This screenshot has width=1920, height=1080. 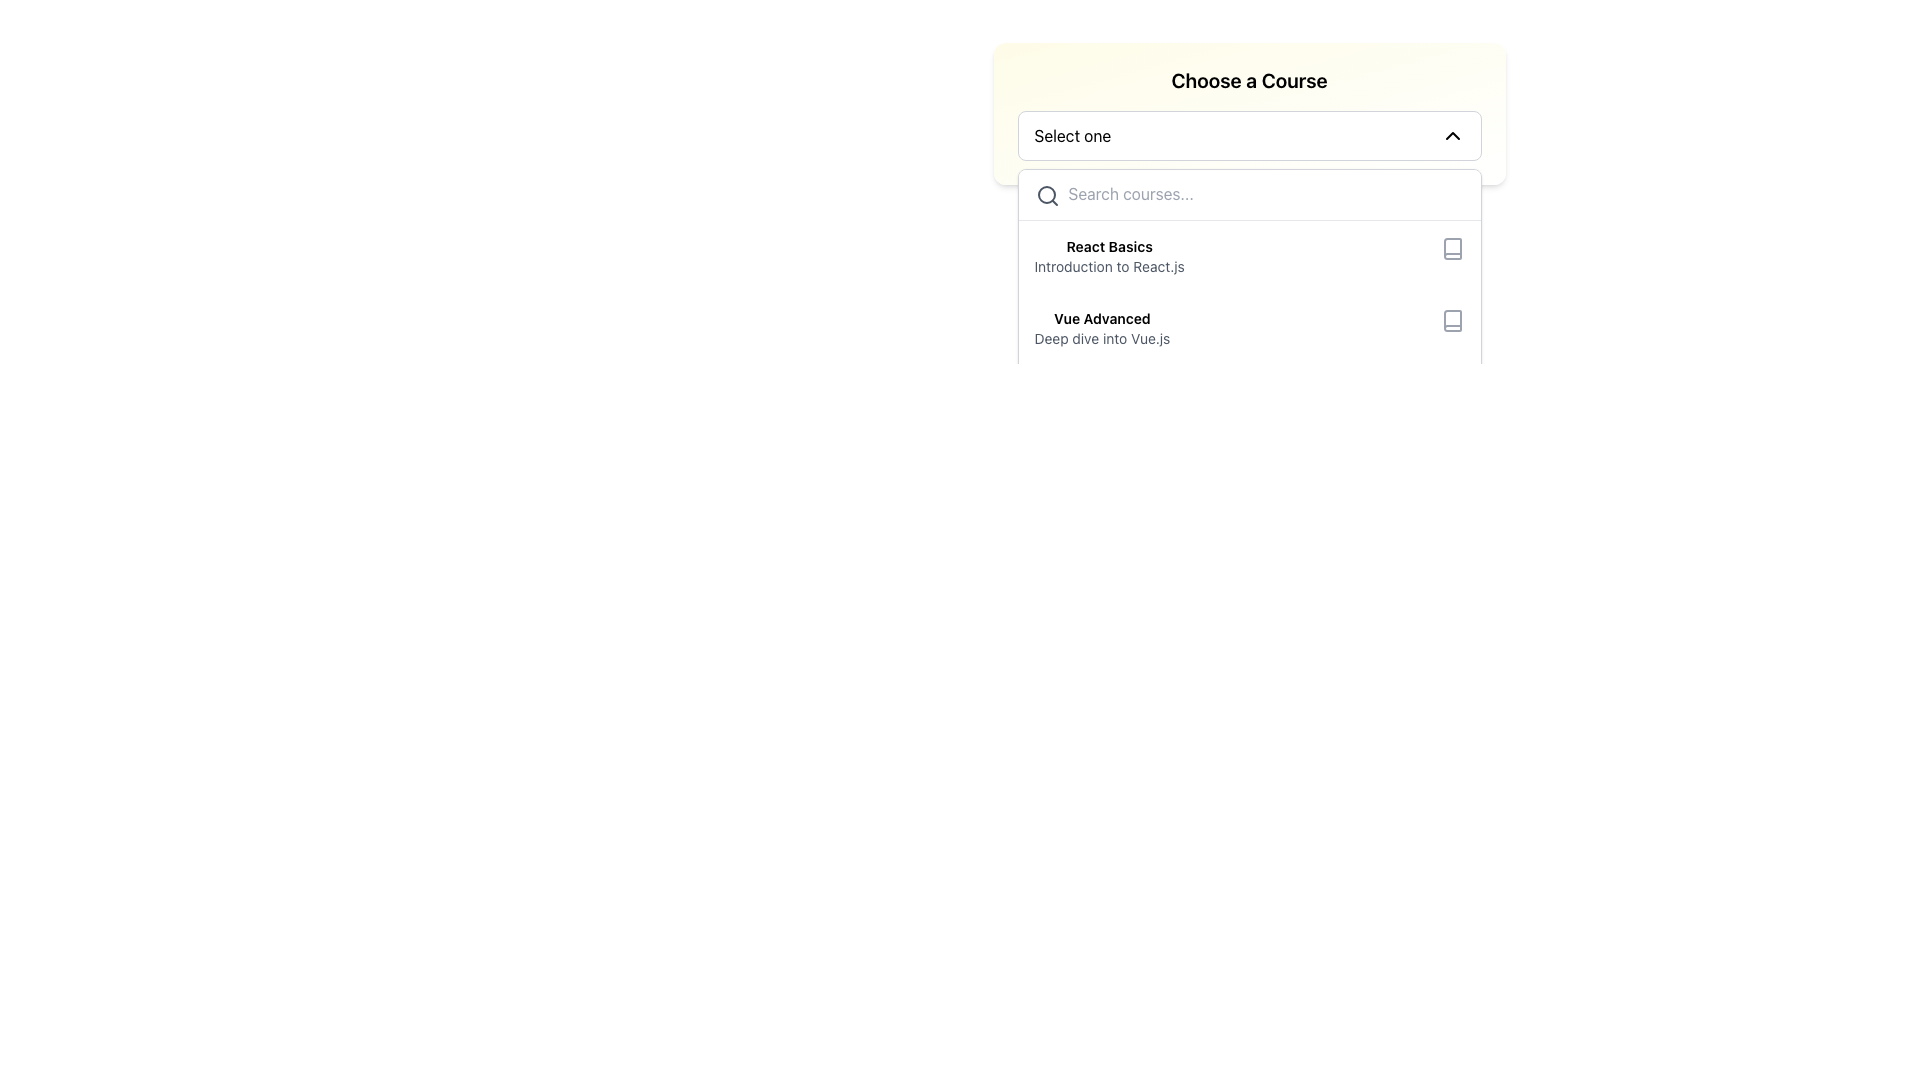 What do you see at coordinates (1108, 245) in the screenshot?
I see `text content of the primary label for the course item in the dropdown menu, located at the top-left area under 'Choose a Course'` at bounding box center [1108, 245].